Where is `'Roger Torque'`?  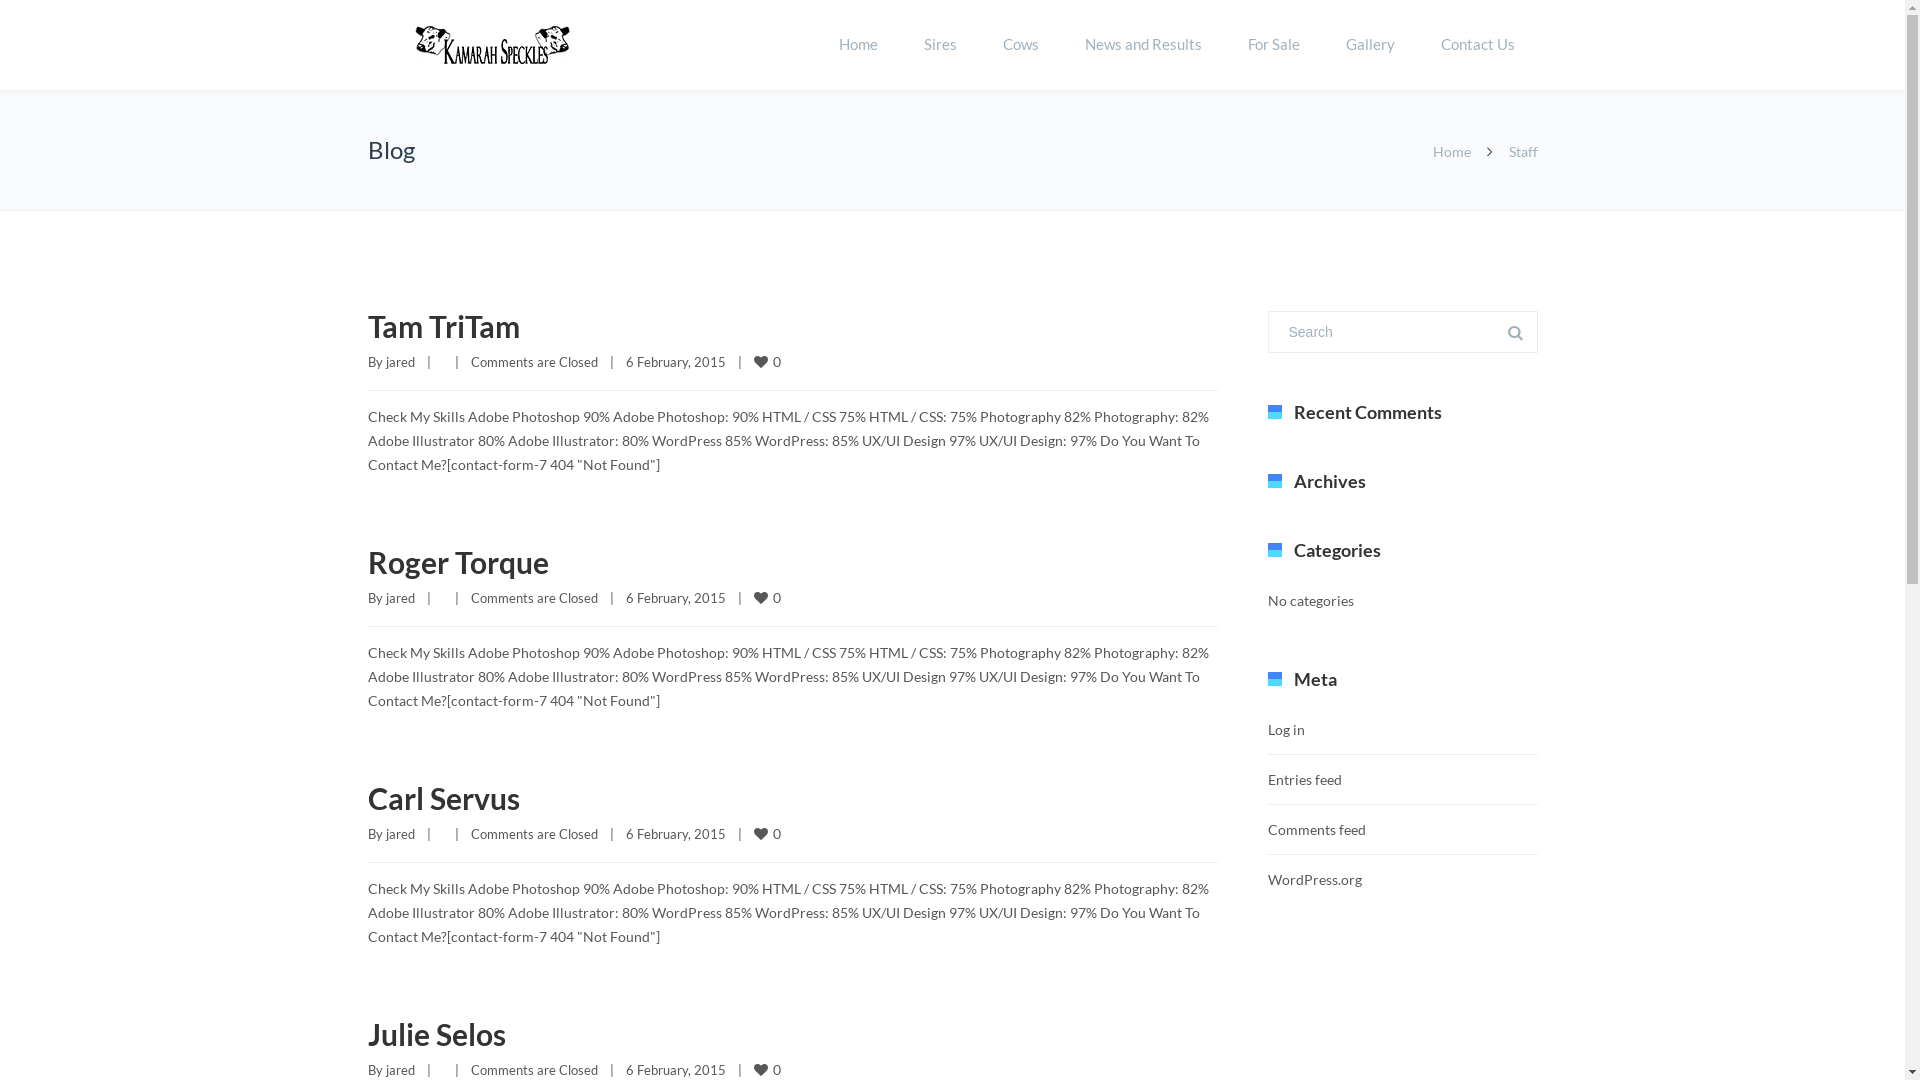
'Roger Torque' is located at coordinates (457, 562).